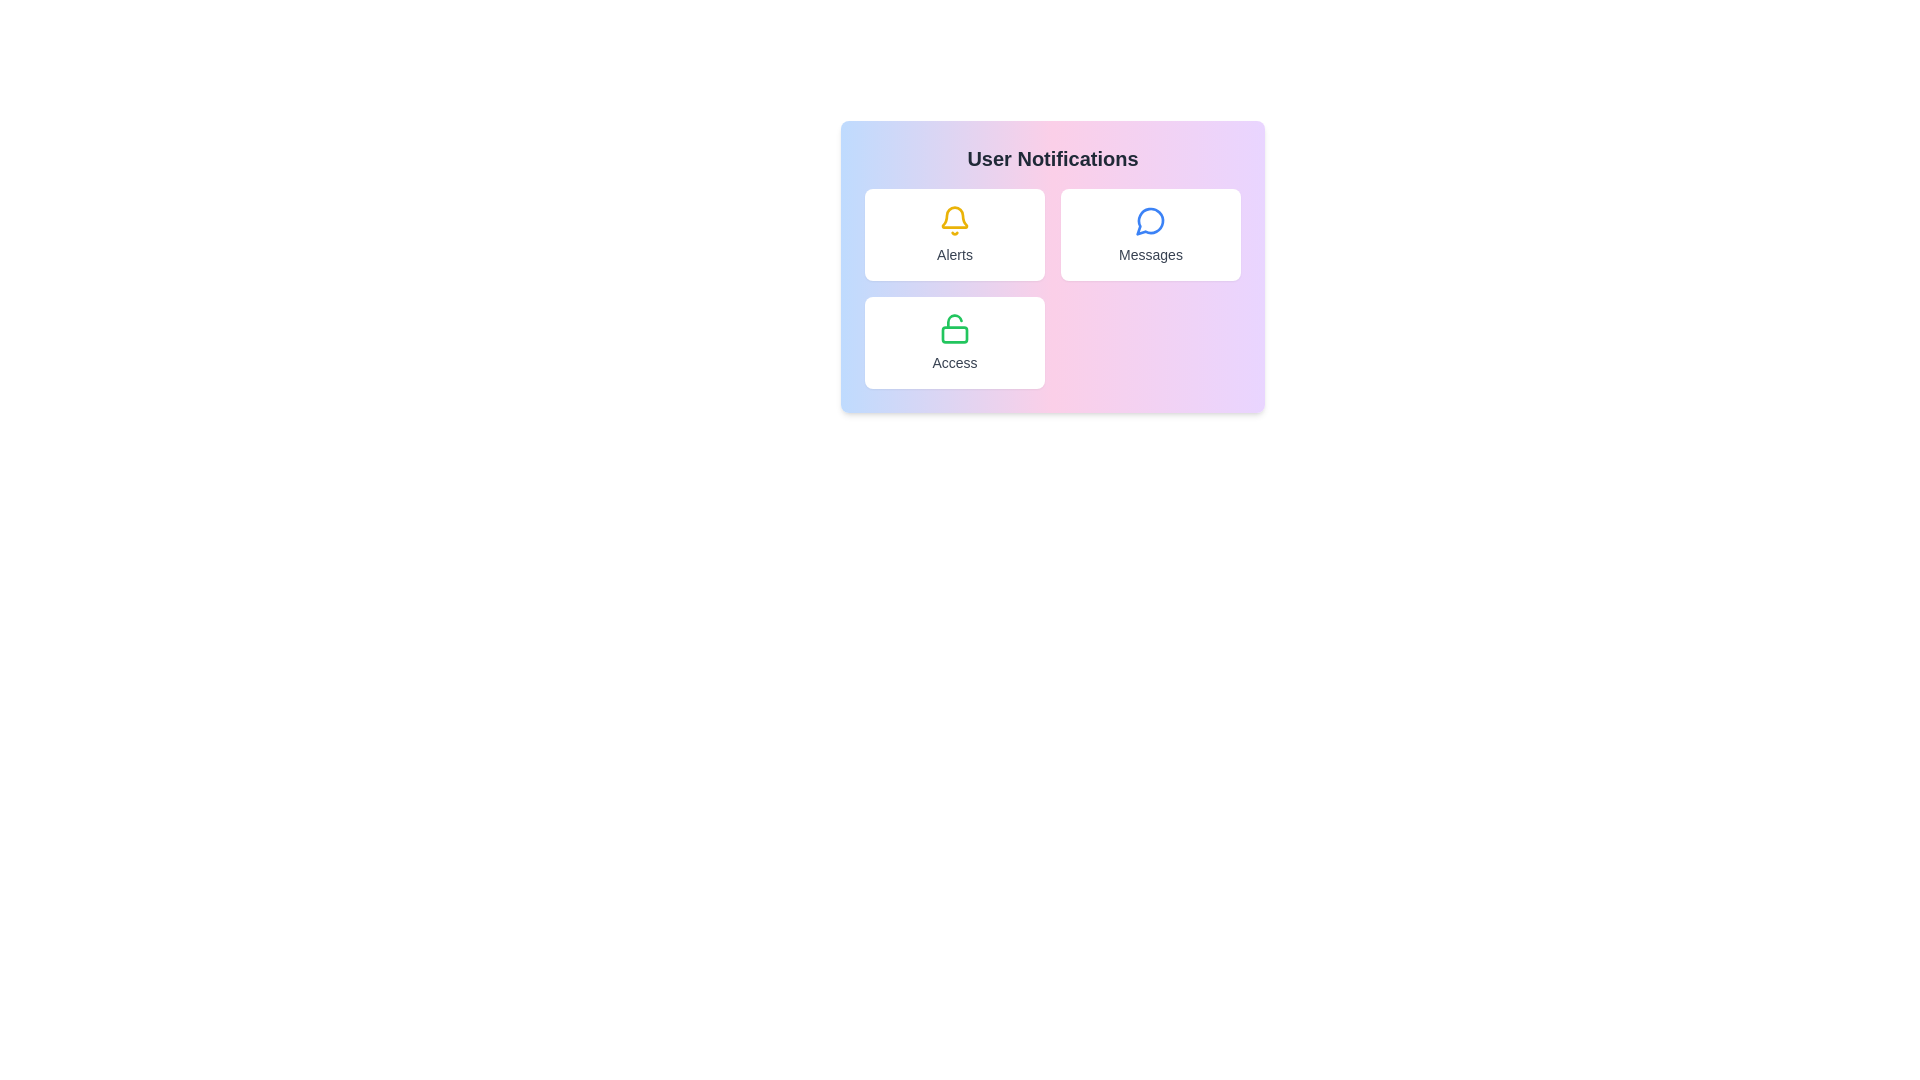  I want to click on the open shackle of the lock icon, which visually indicates that the lock is in an open state, positioned above the rectangular body of the lock, so click(954, 320).